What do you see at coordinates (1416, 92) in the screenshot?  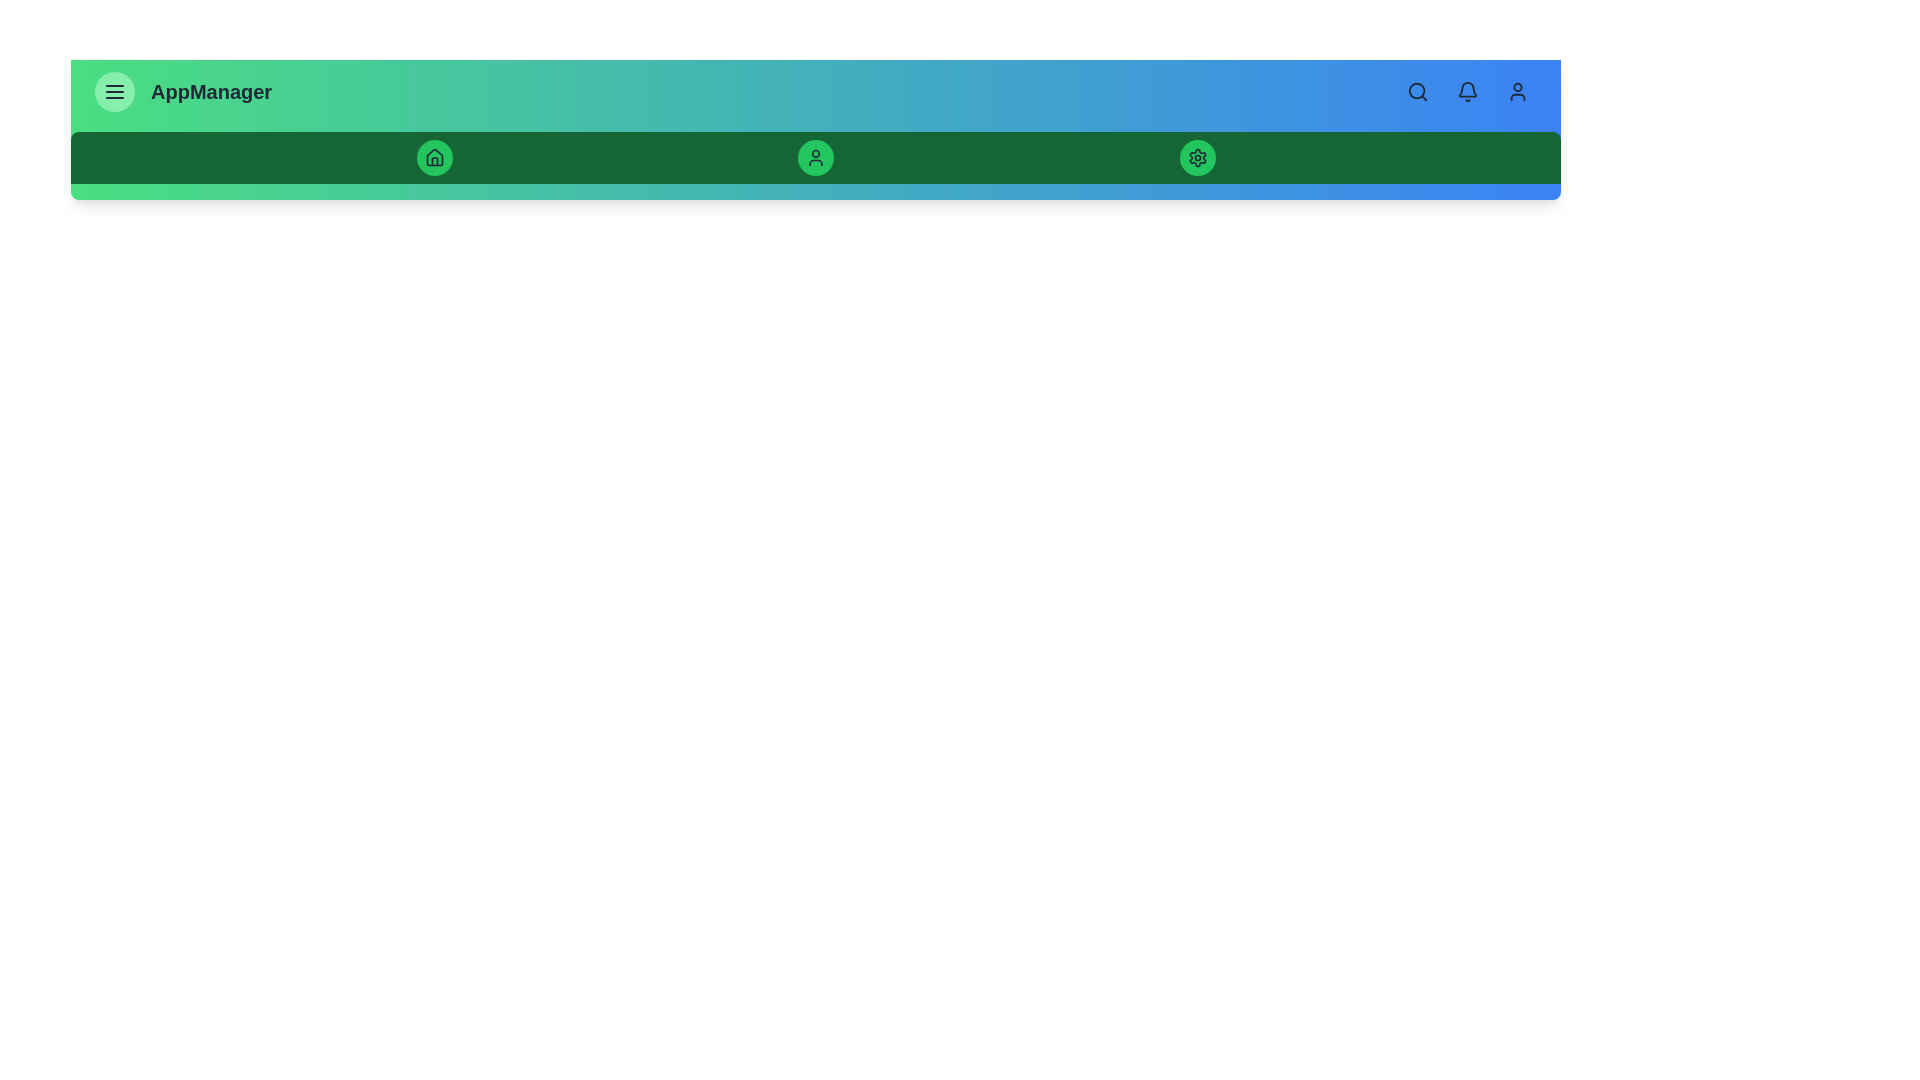 I see `the search button to initiate a search action` at bounding box center [1416, 92].